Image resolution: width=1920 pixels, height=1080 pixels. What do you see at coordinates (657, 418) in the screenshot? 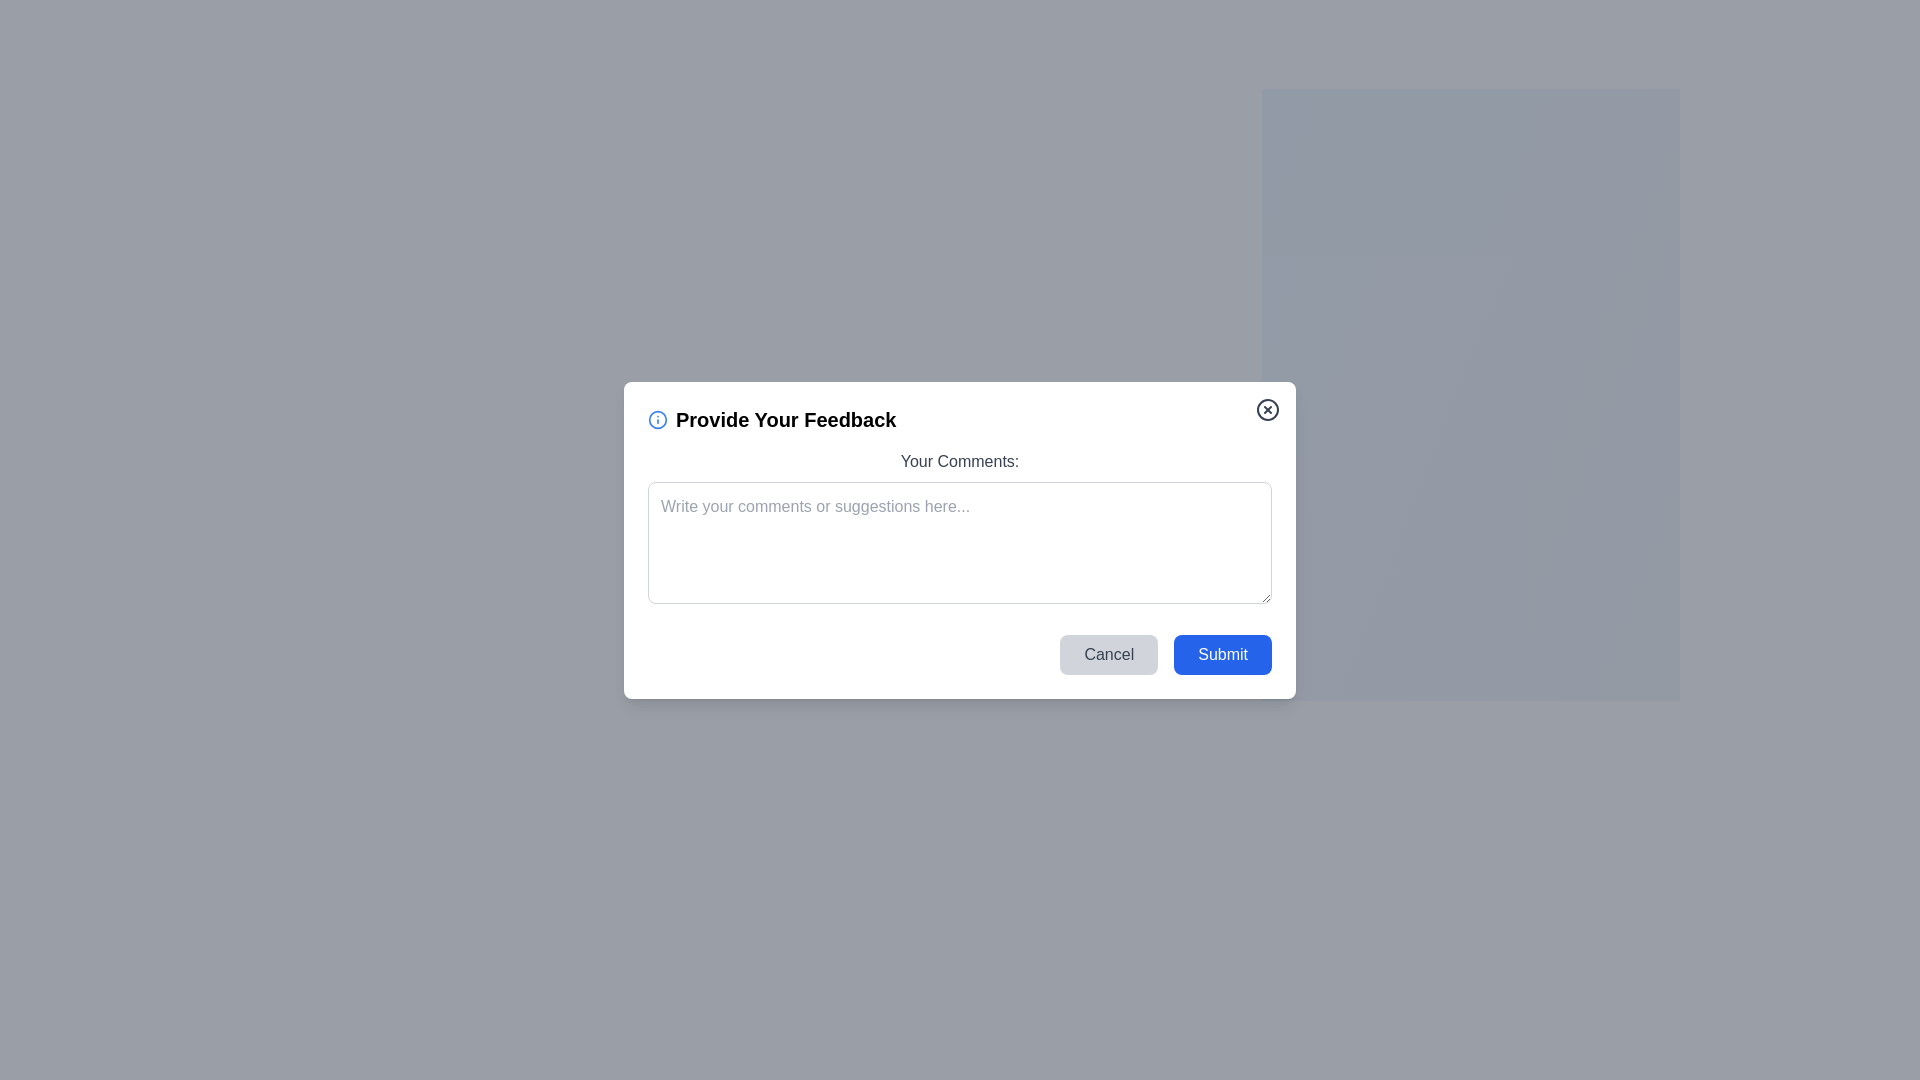
I see `the circular portion of the 'info' icon preceding the title 'Provide Your Feedback'` at bounding box center [657, 418].